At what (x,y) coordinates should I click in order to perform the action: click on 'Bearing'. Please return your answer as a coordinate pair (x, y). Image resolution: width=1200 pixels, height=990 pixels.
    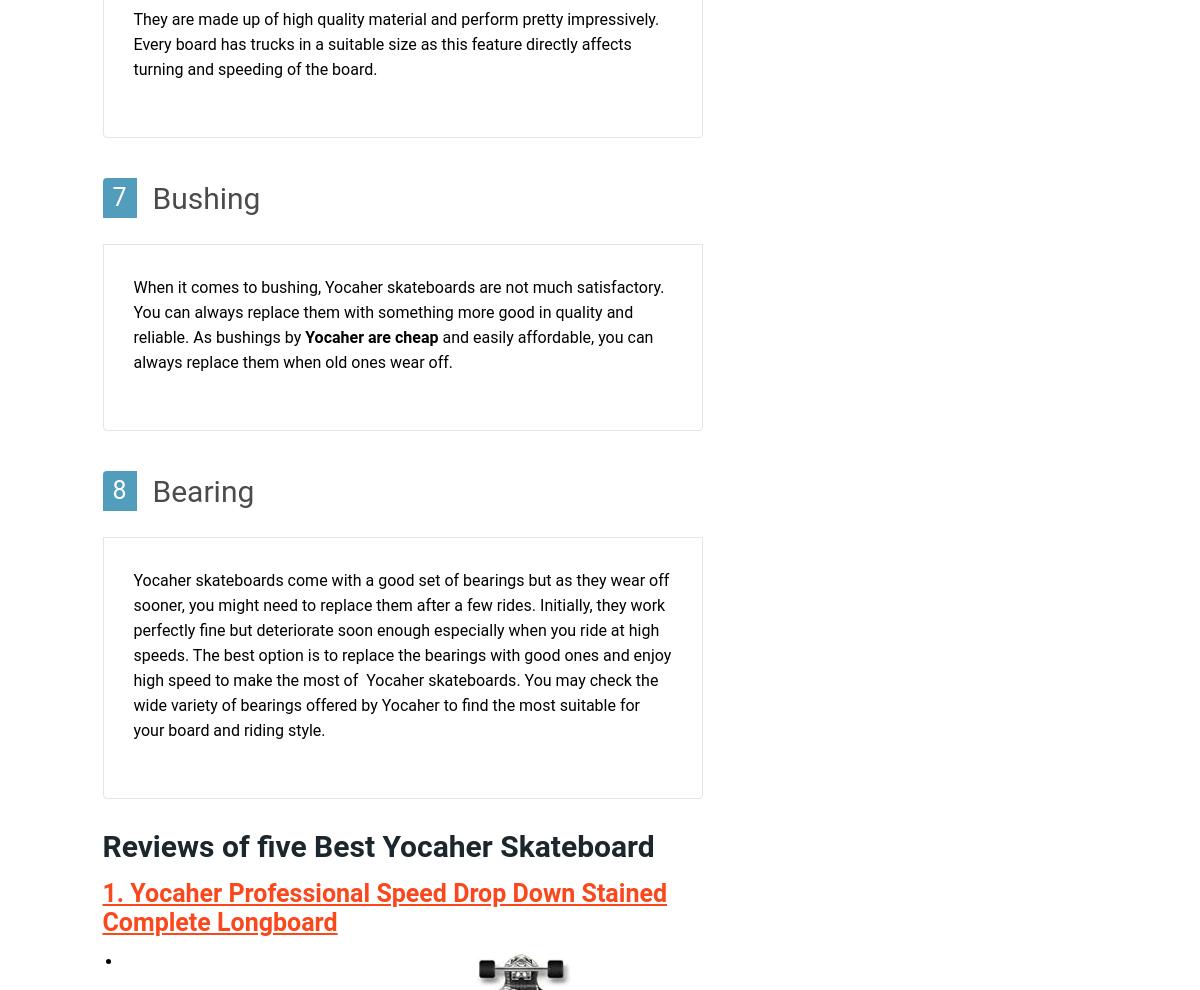
    Looking at the image, I should click on (202, 491).